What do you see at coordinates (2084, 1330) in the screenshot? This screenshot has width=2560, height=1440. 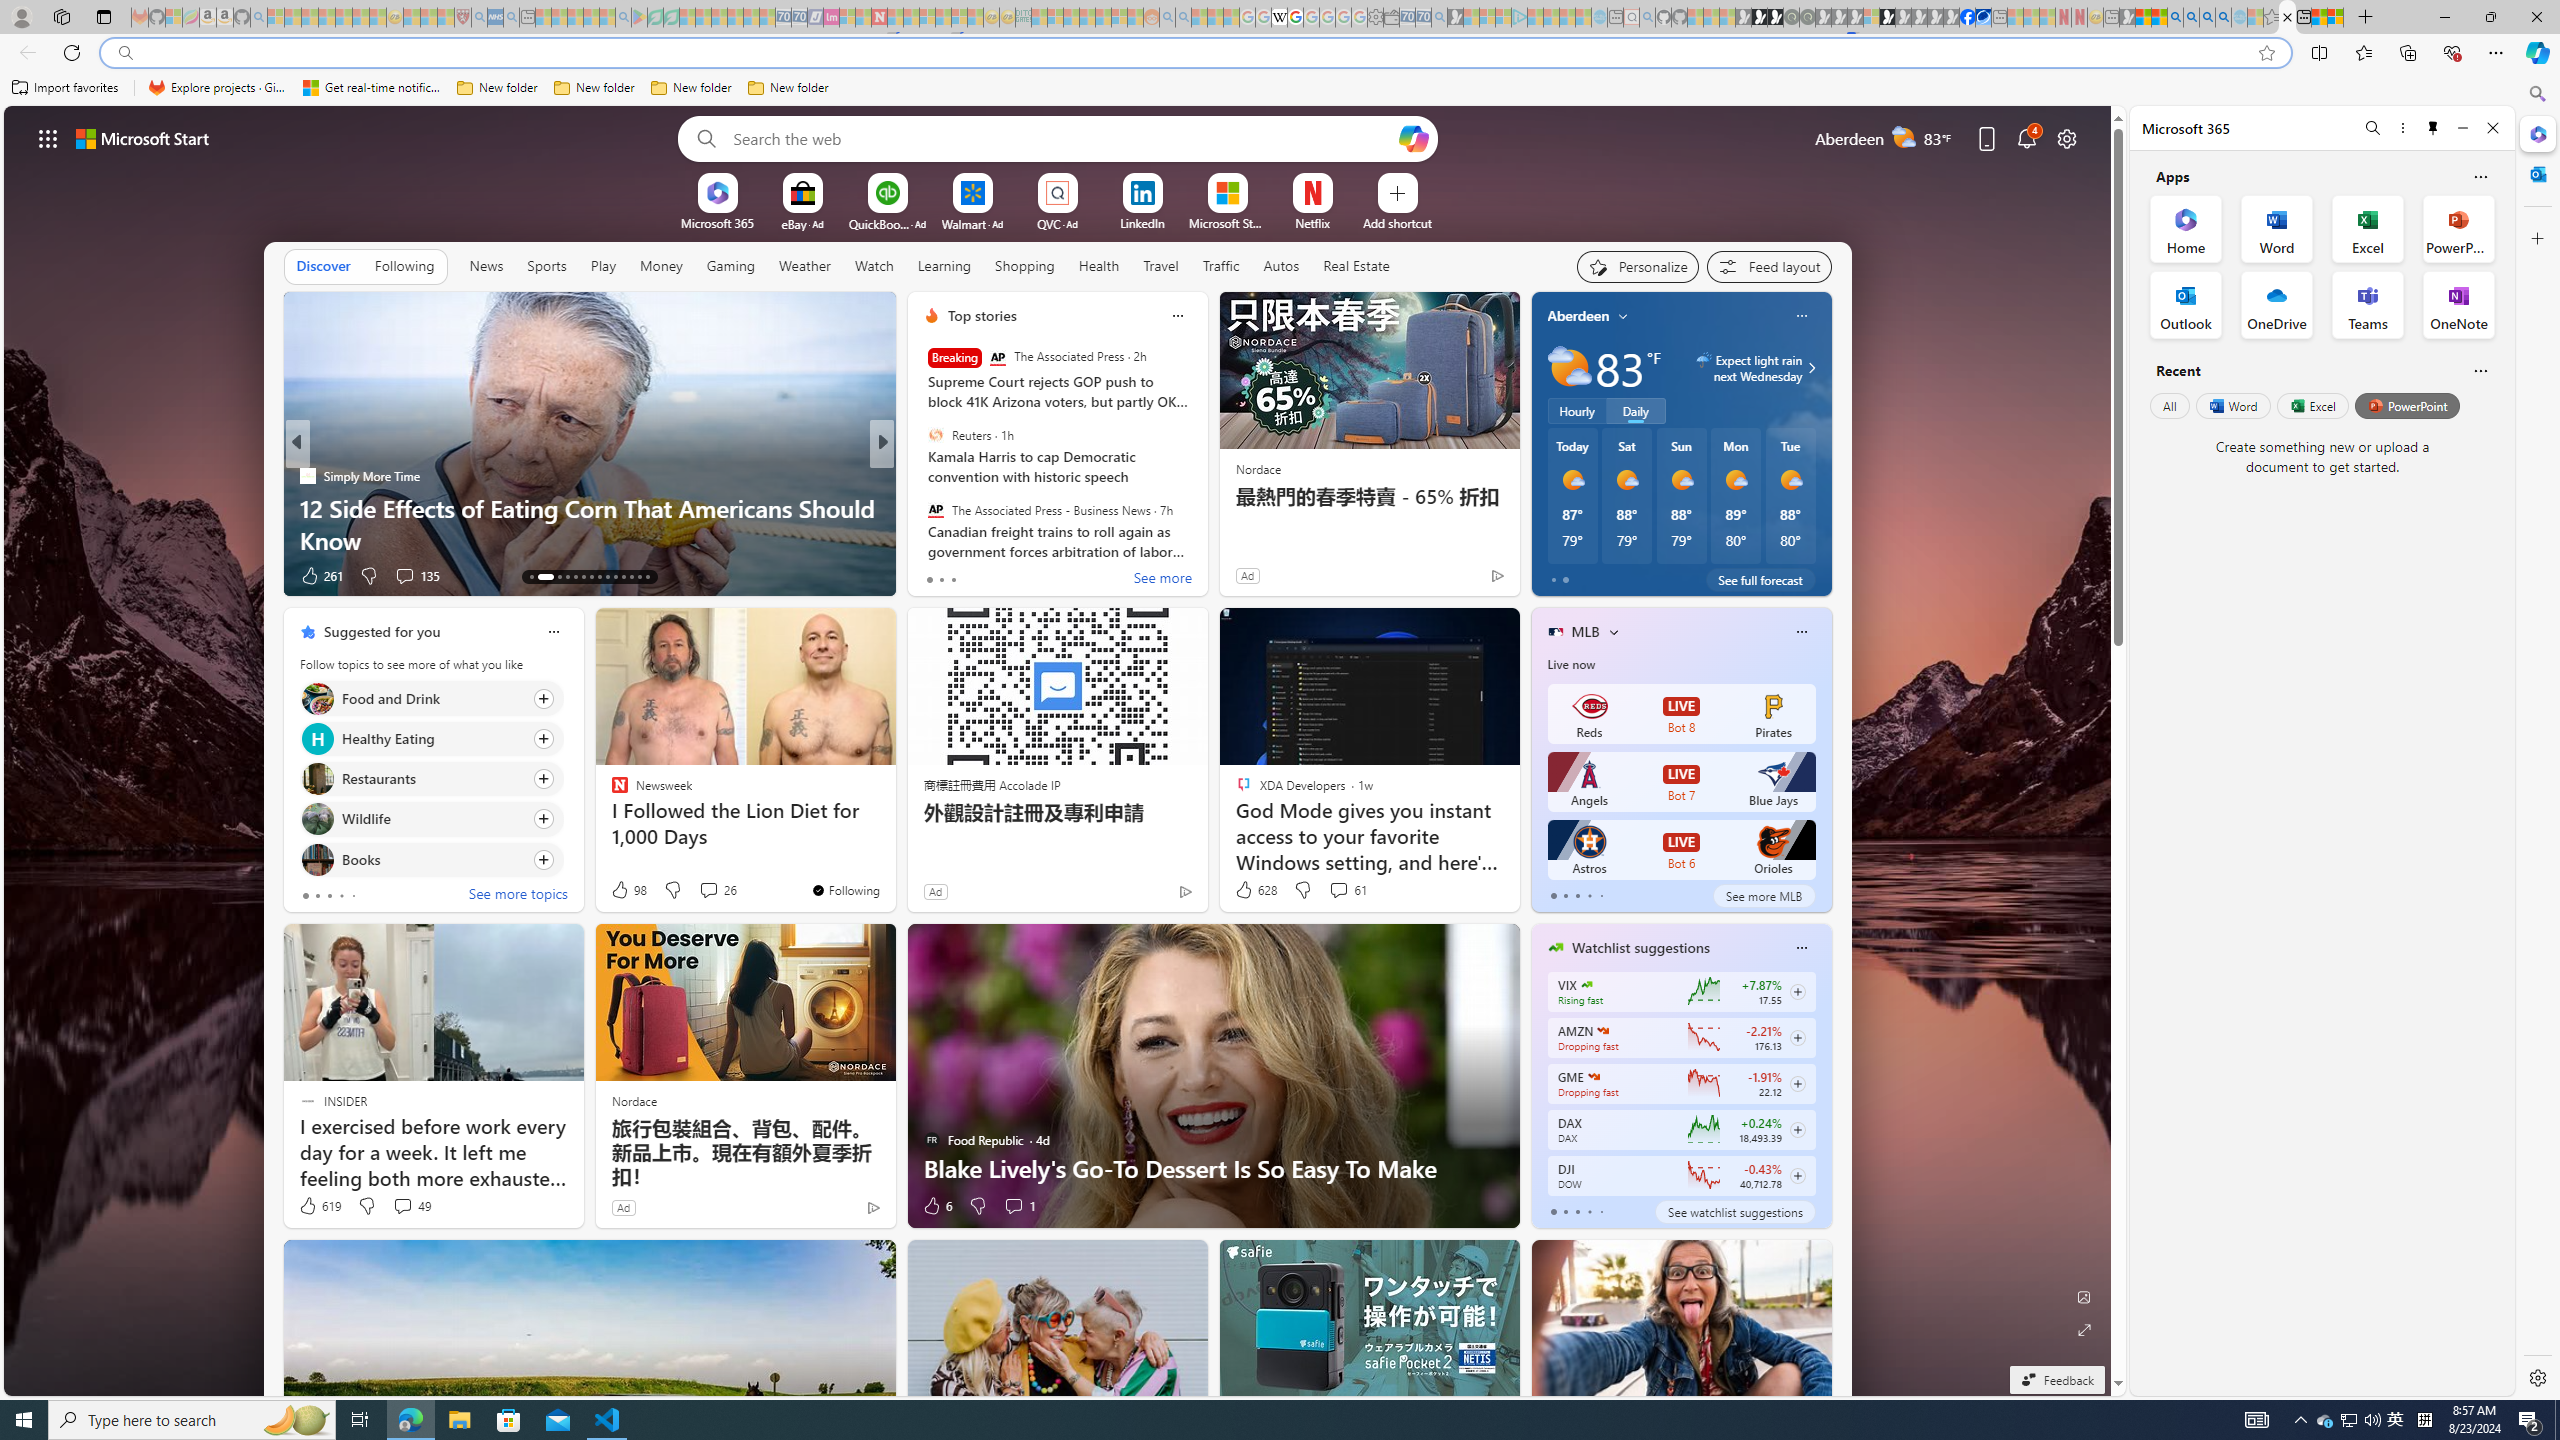 I see `'Expand background'` at bounding box center [2084, 1330].